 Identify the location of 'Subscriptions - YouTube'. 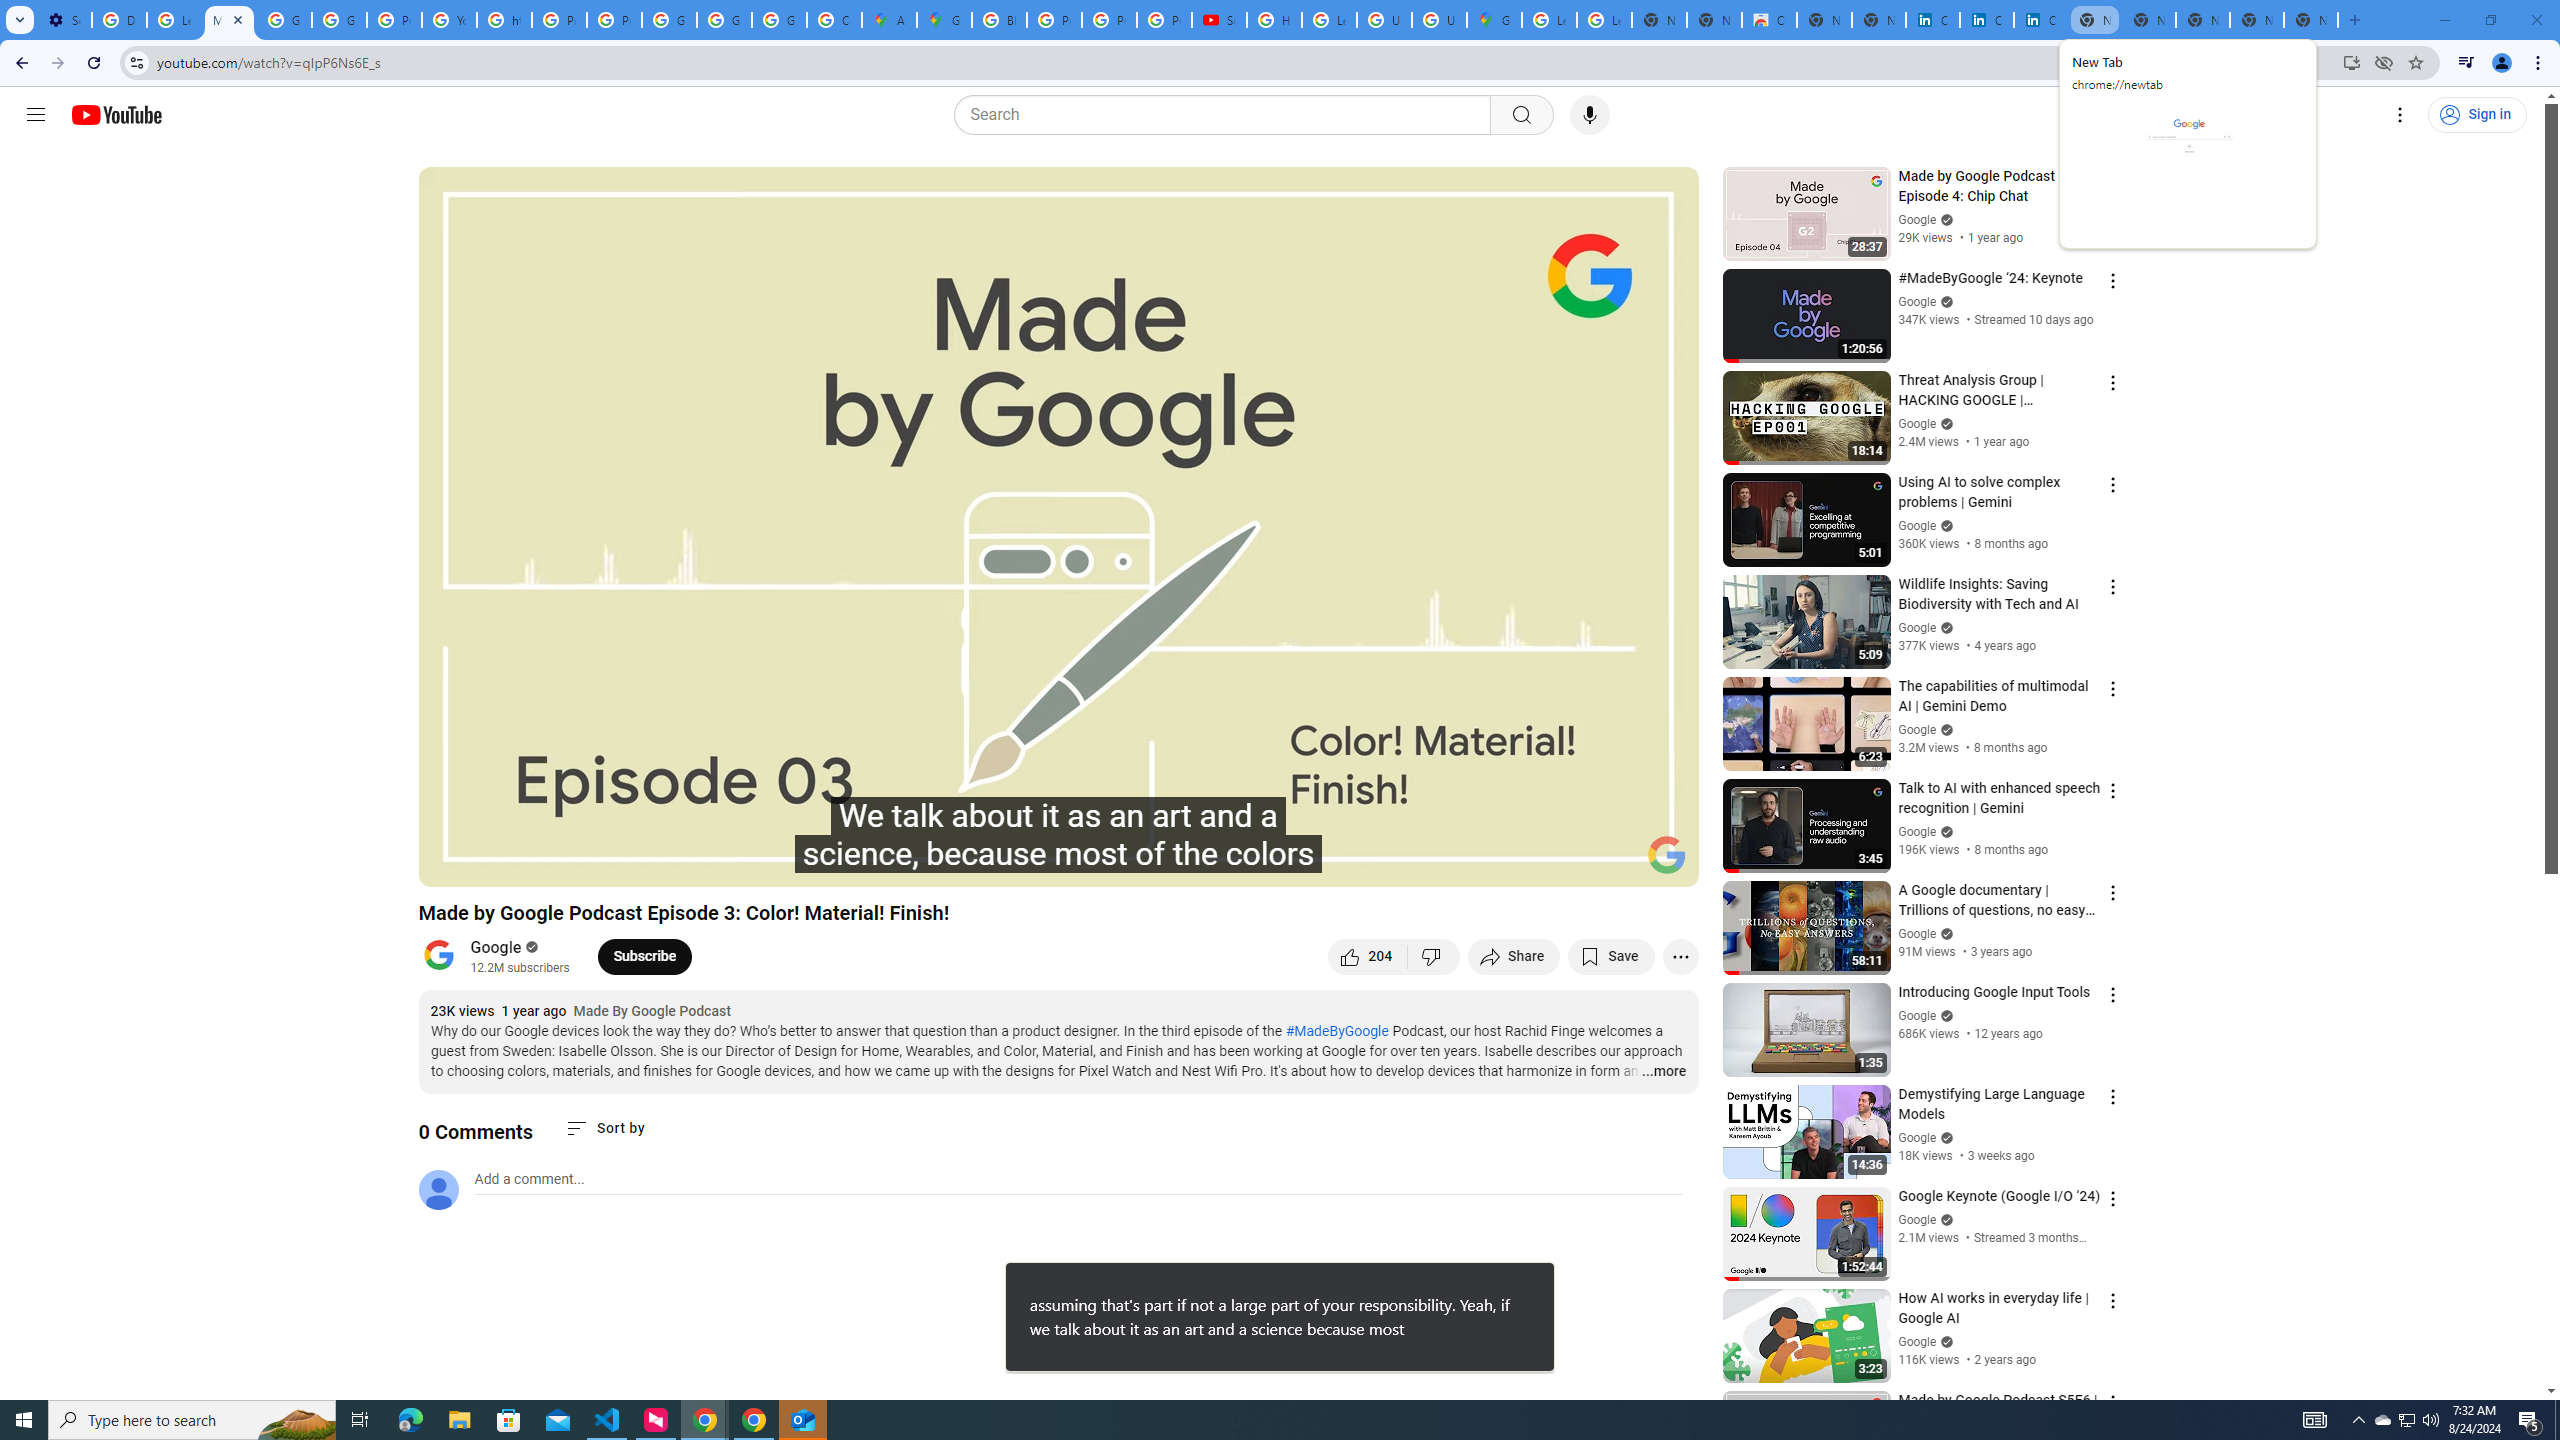
(1218, 19).